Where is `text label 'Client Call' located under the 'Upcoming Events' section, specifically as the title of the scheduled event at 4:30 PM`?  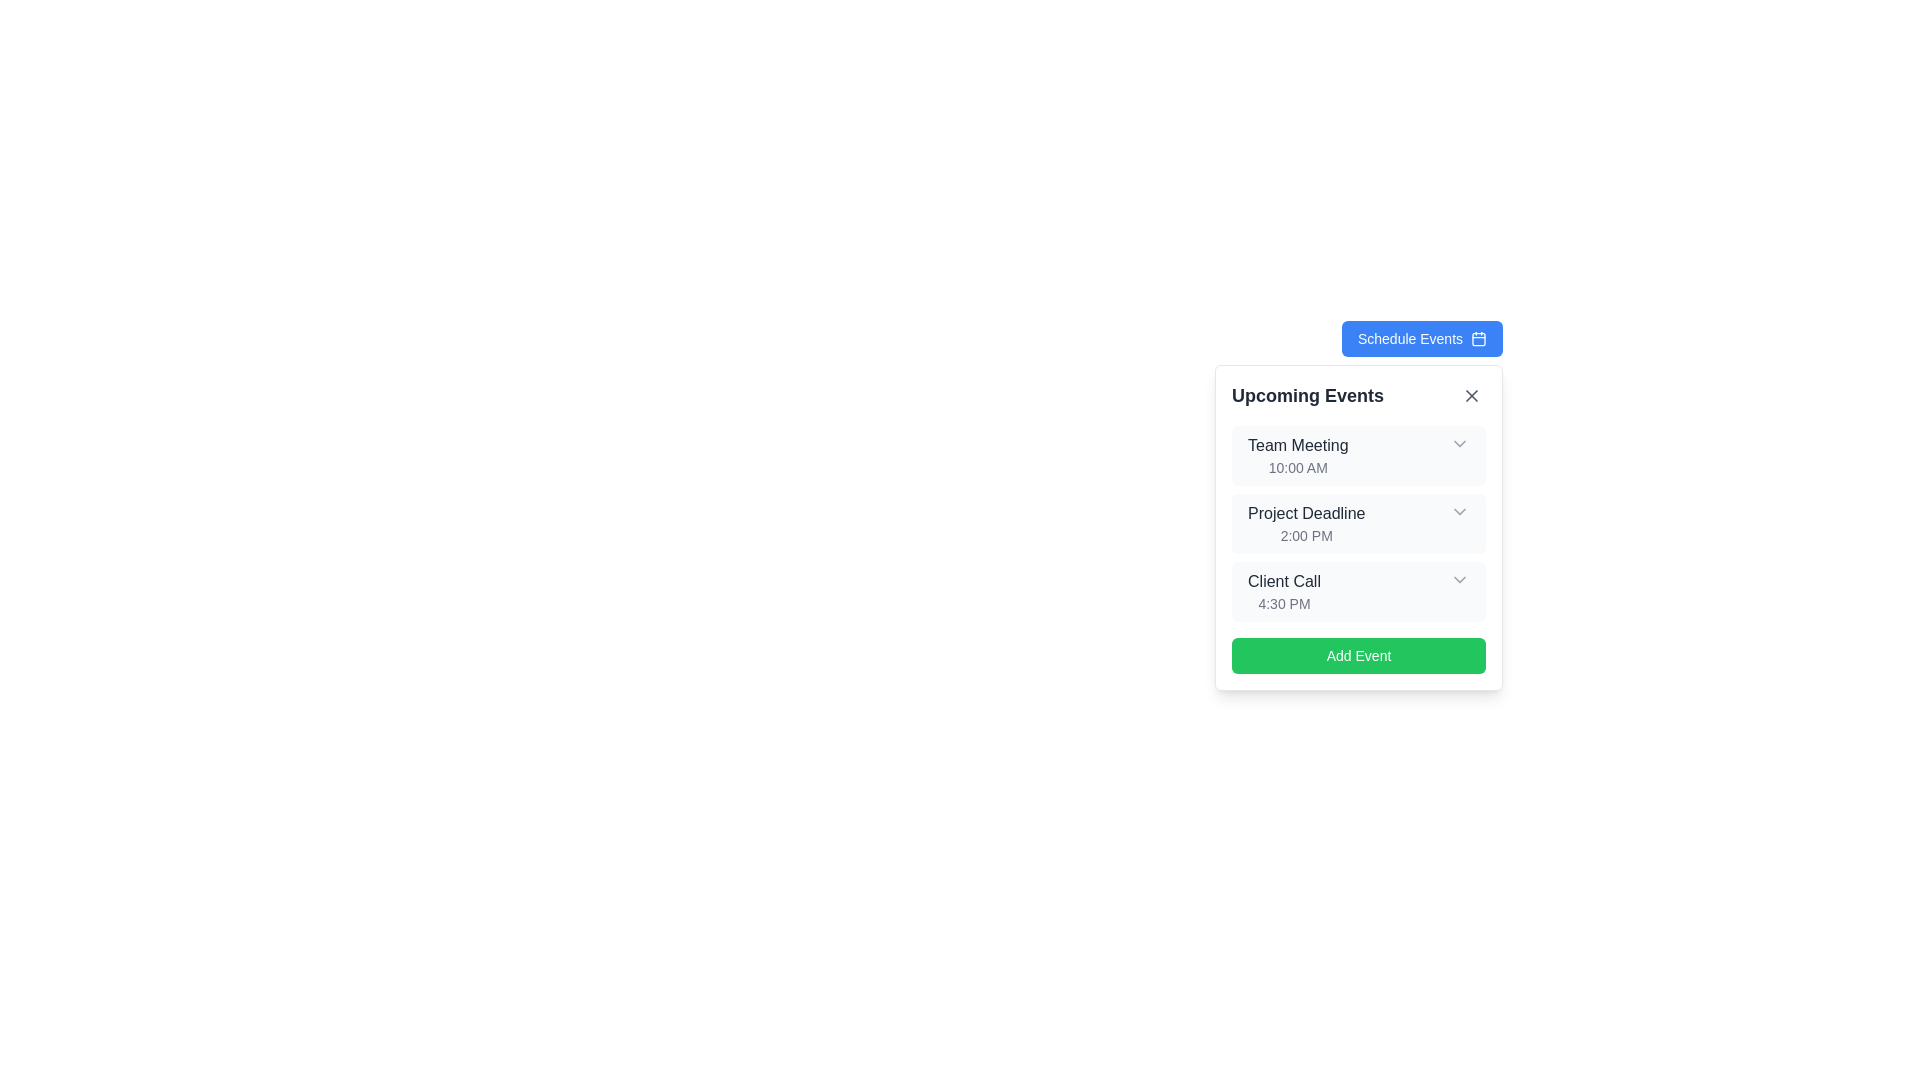
text label 'Client Call' located under the 'Upcoming Events' section, specifically as the title of the scheduled event at 4:30 PM is located at coordinates (1284, 582).